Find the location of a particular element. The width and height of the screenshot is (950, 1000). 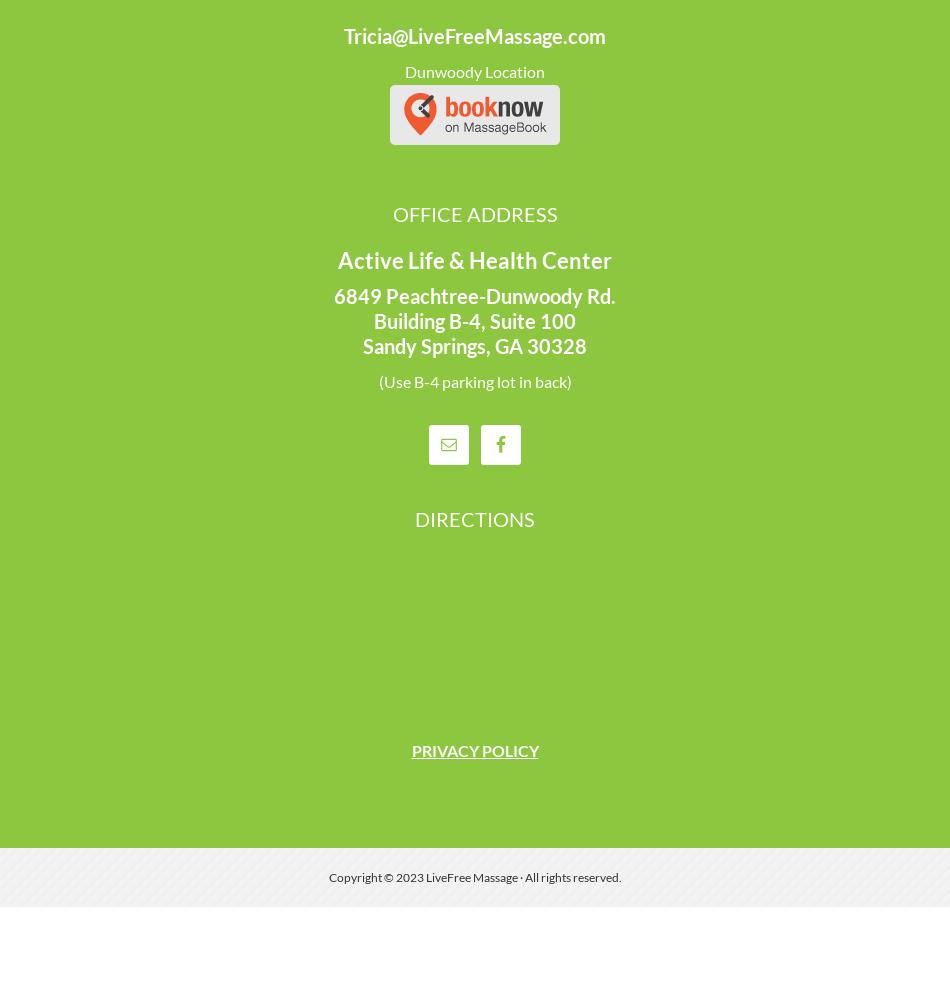

'6849 Peachtree-Dunwoody Rd.' is located at coordinates (475, 296).